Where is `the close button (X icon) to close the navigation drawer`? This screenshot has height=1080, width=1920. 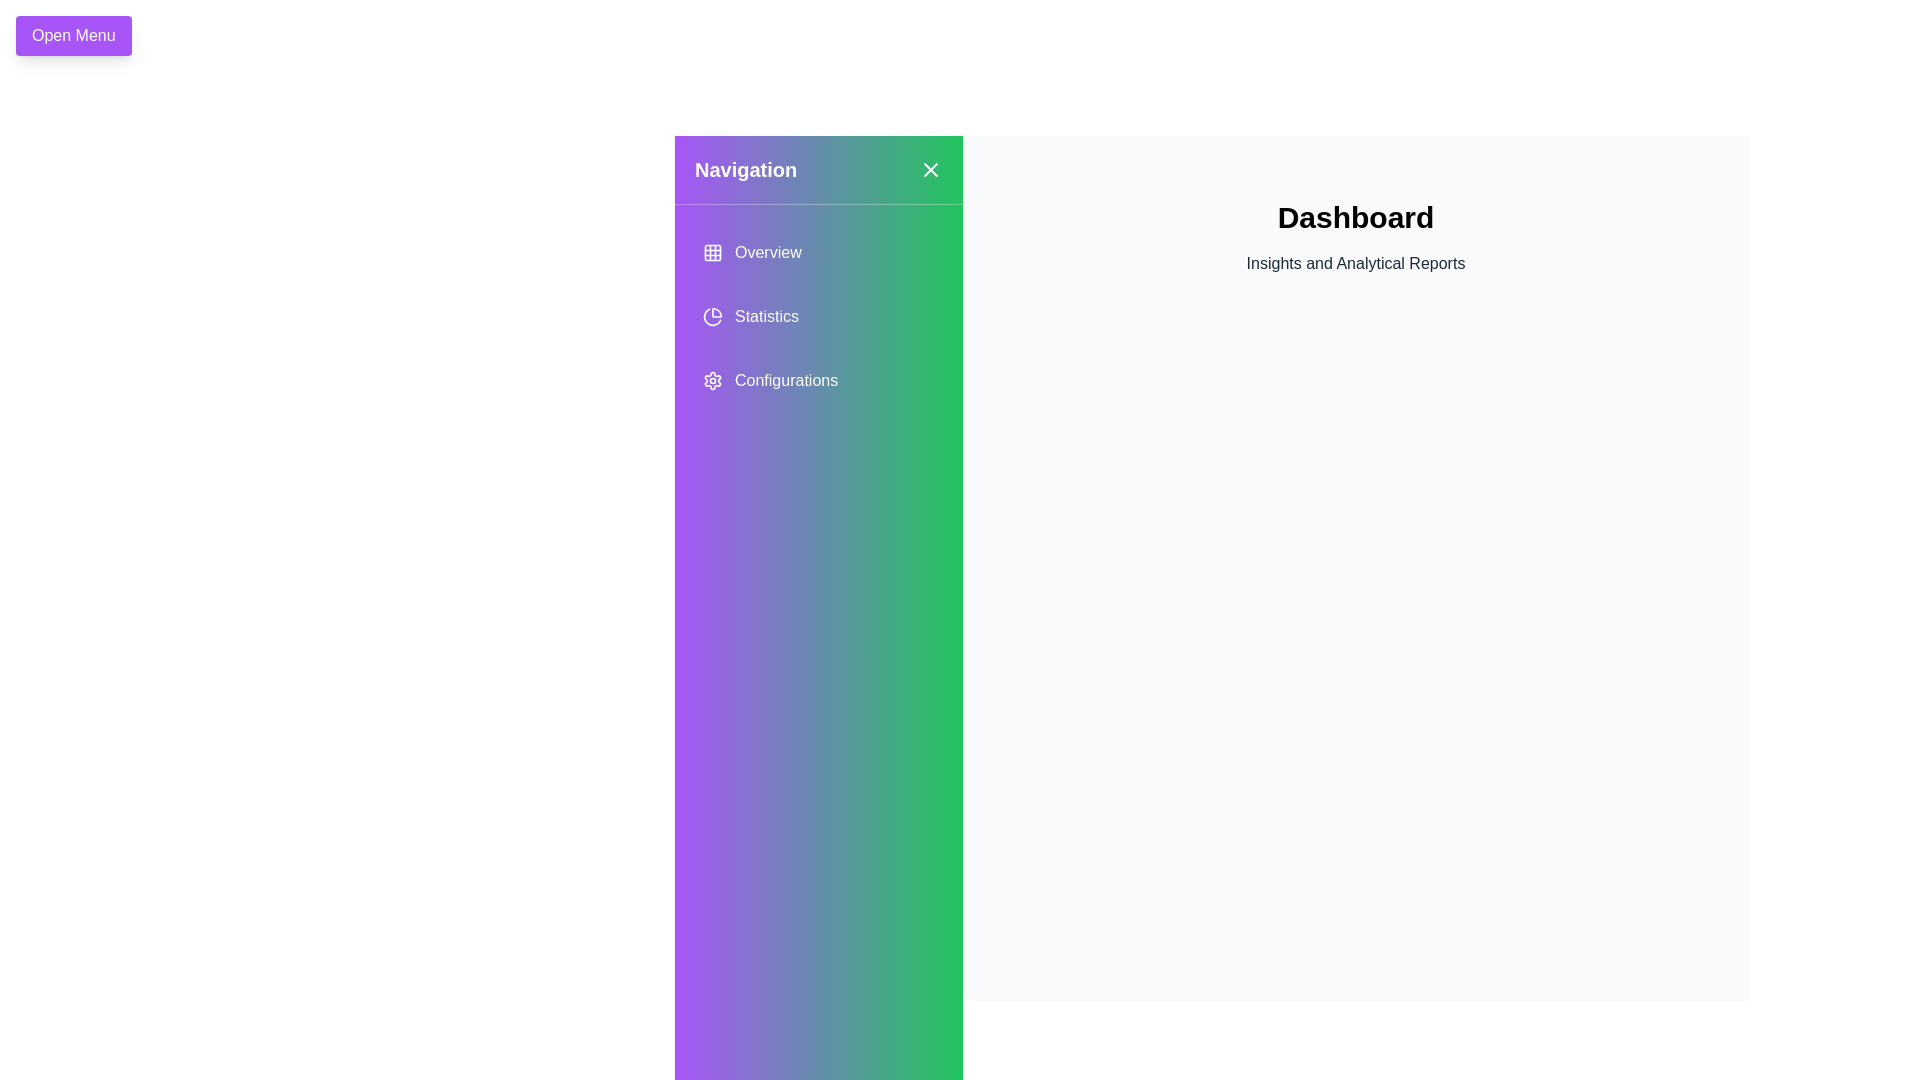
the close button (X icon) to close the navigation drawer is located at coordinates (930, 168).